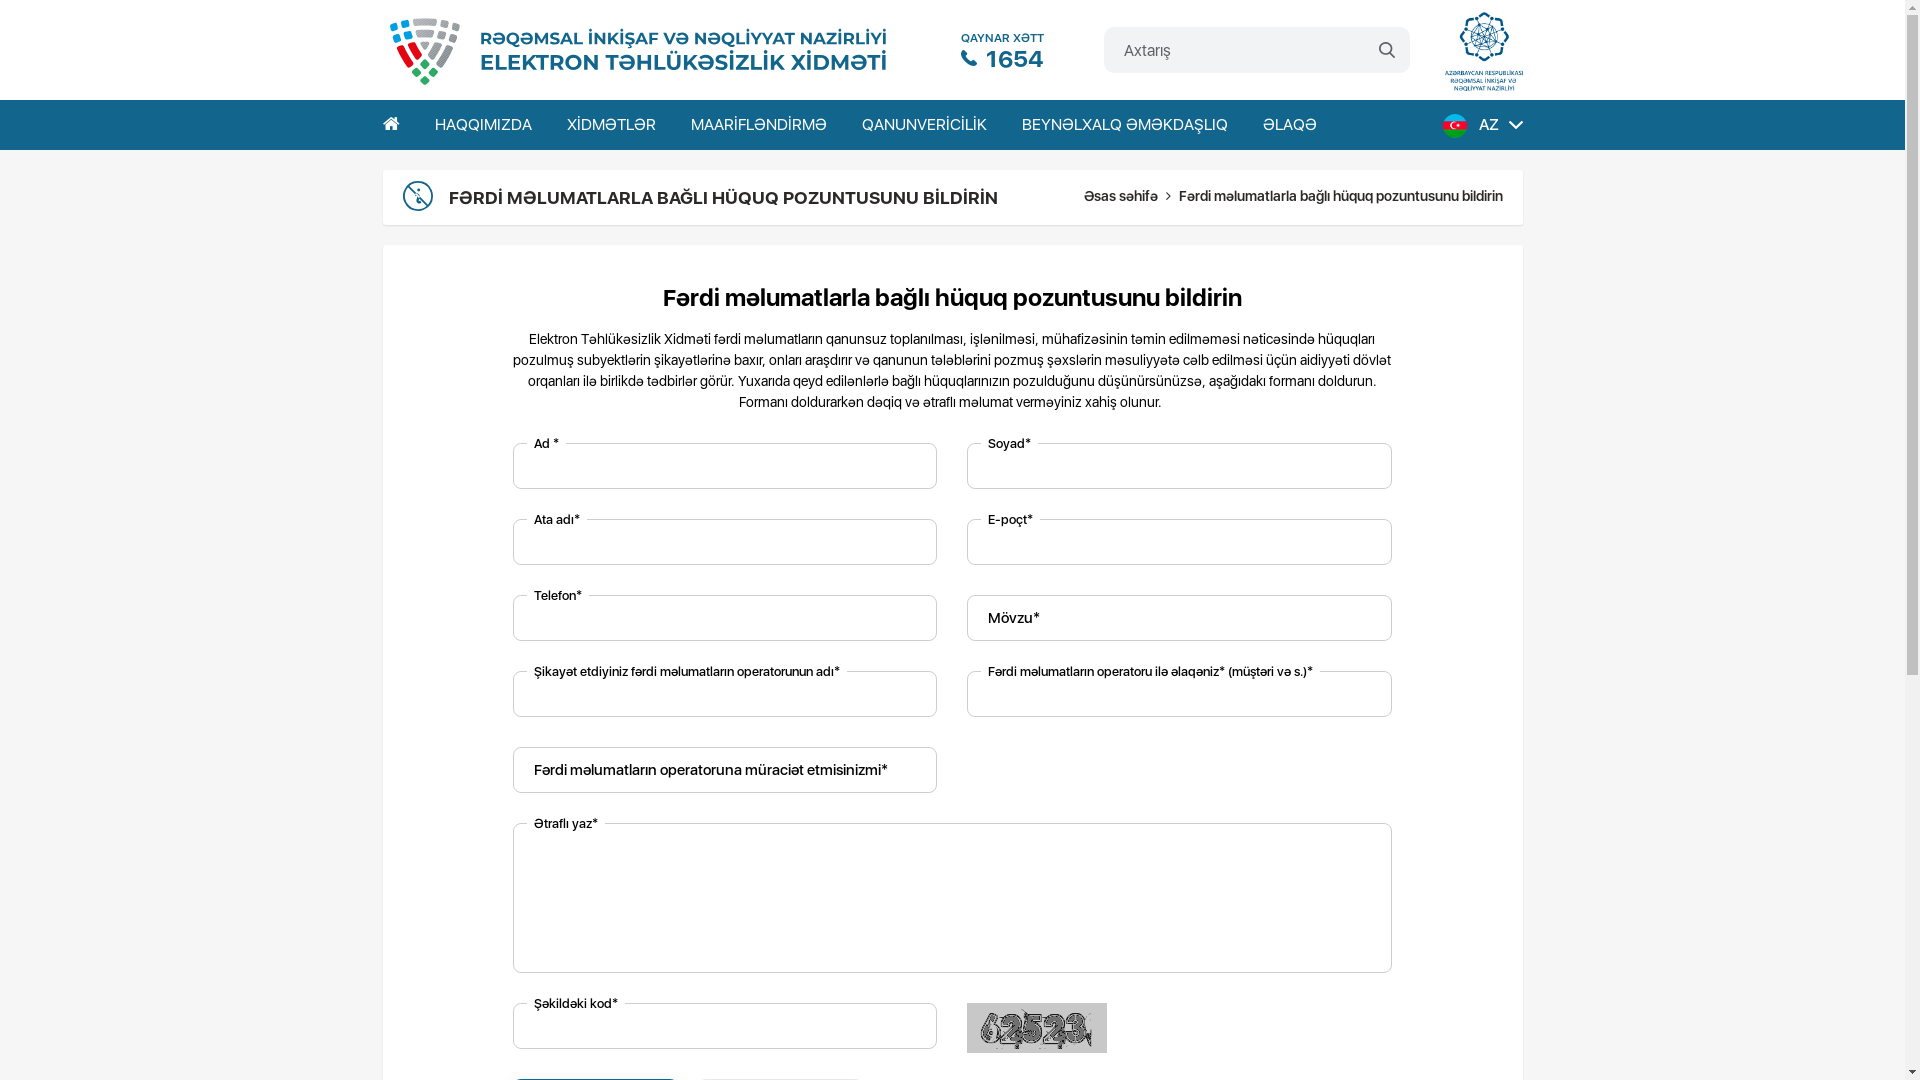 Image resolution: width=1920 pixels, height=1080 pixels. What do you see at coordinates (482, 124) in the screenshot?
I see `'HAQQIMIZDA'` at bounding box center [482, 124].